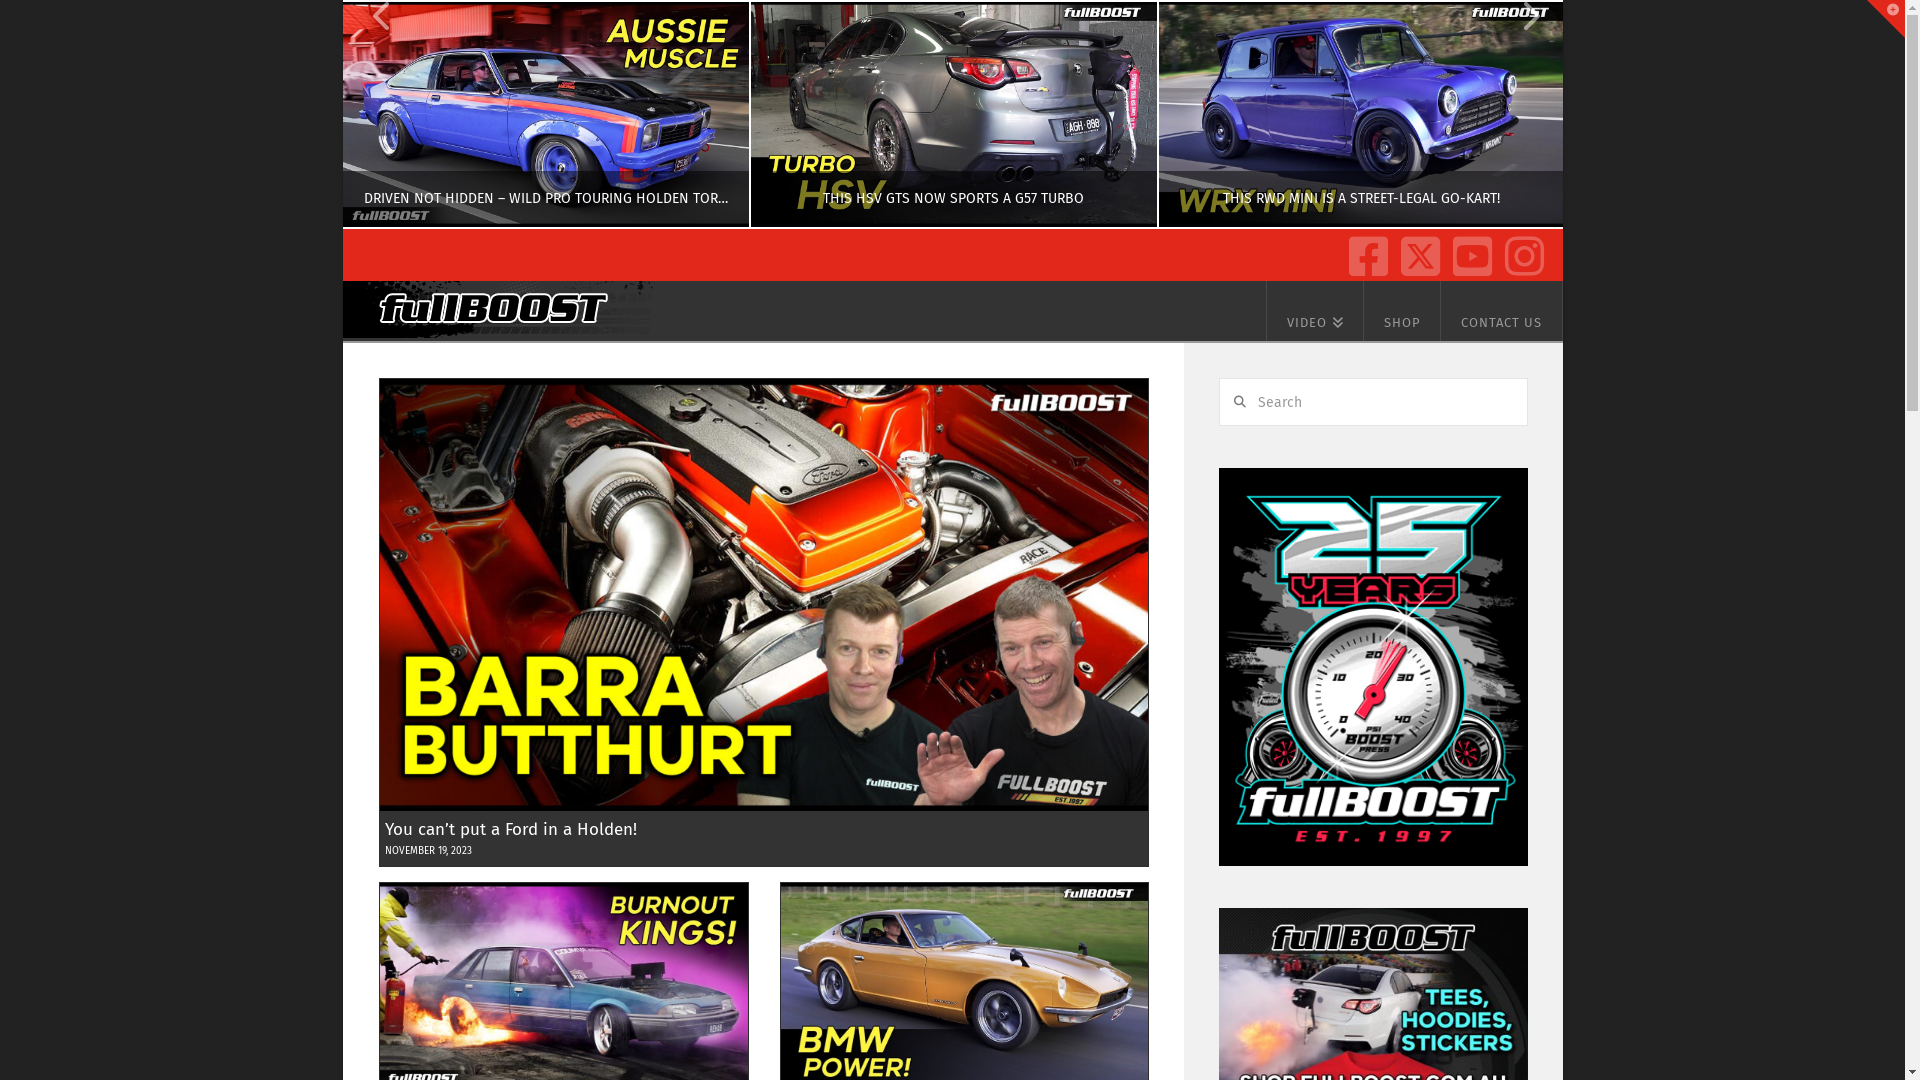  Describe the element at coordinates (1362, 311) in the screenshot. I see `'SHOP'` at that location.